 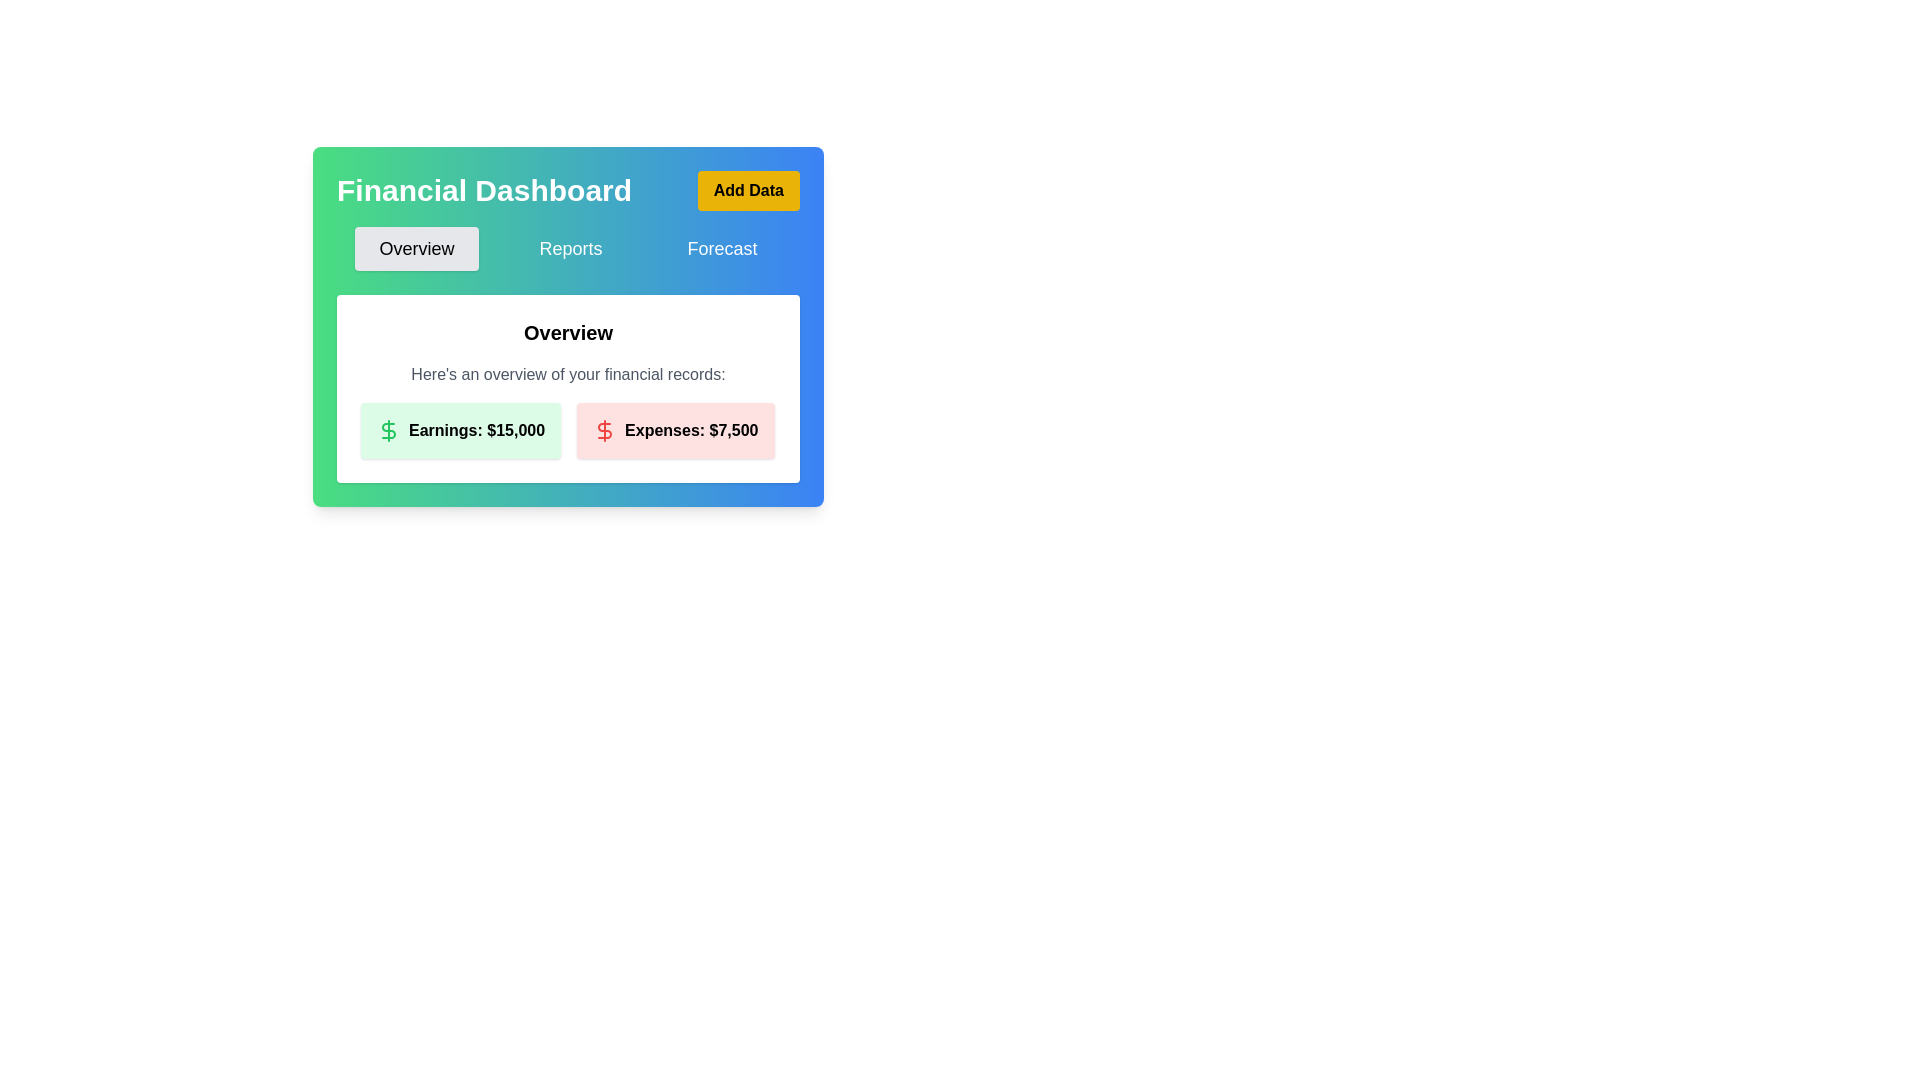 What do you see at coordinates (570, 248) in the screenshot?
I see `the 'Reports' button, which is the second button in the navigation bar` at bounding box center [570, 248].